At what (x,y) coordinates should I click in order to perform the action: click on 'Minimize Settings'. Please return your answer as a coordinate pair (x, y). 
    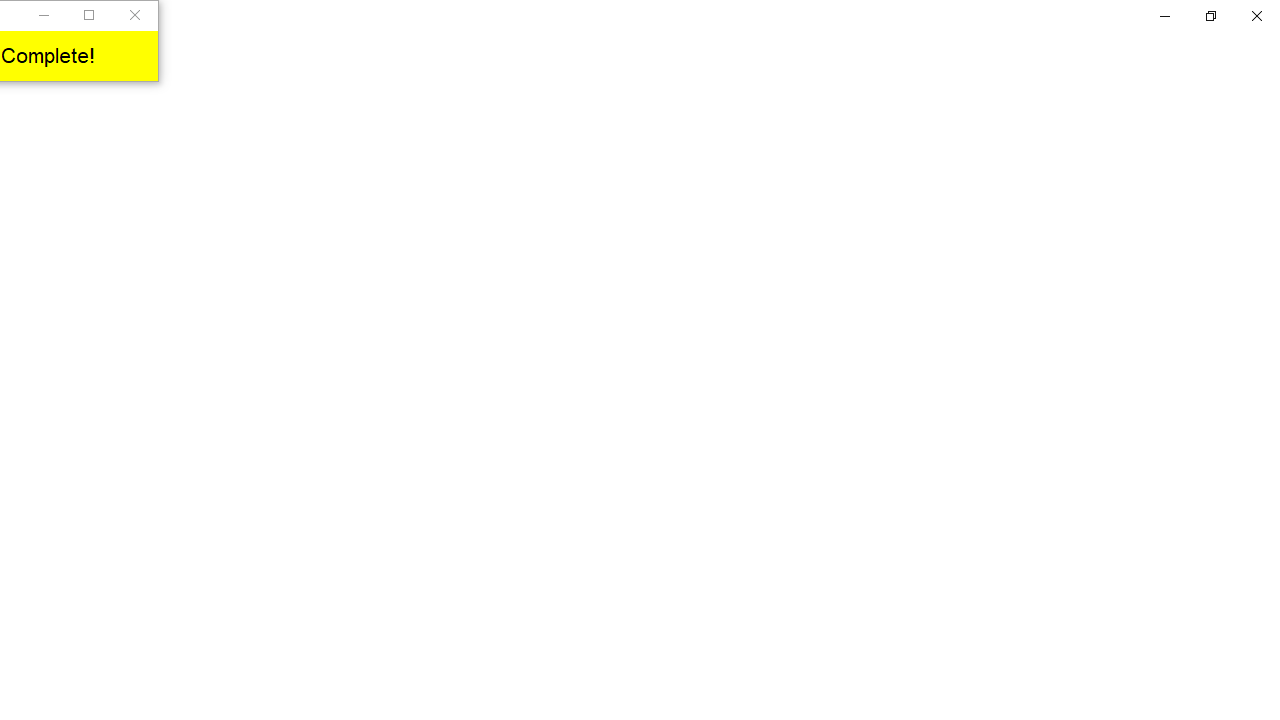
    Looking at the image, I should click on (1164, 15).